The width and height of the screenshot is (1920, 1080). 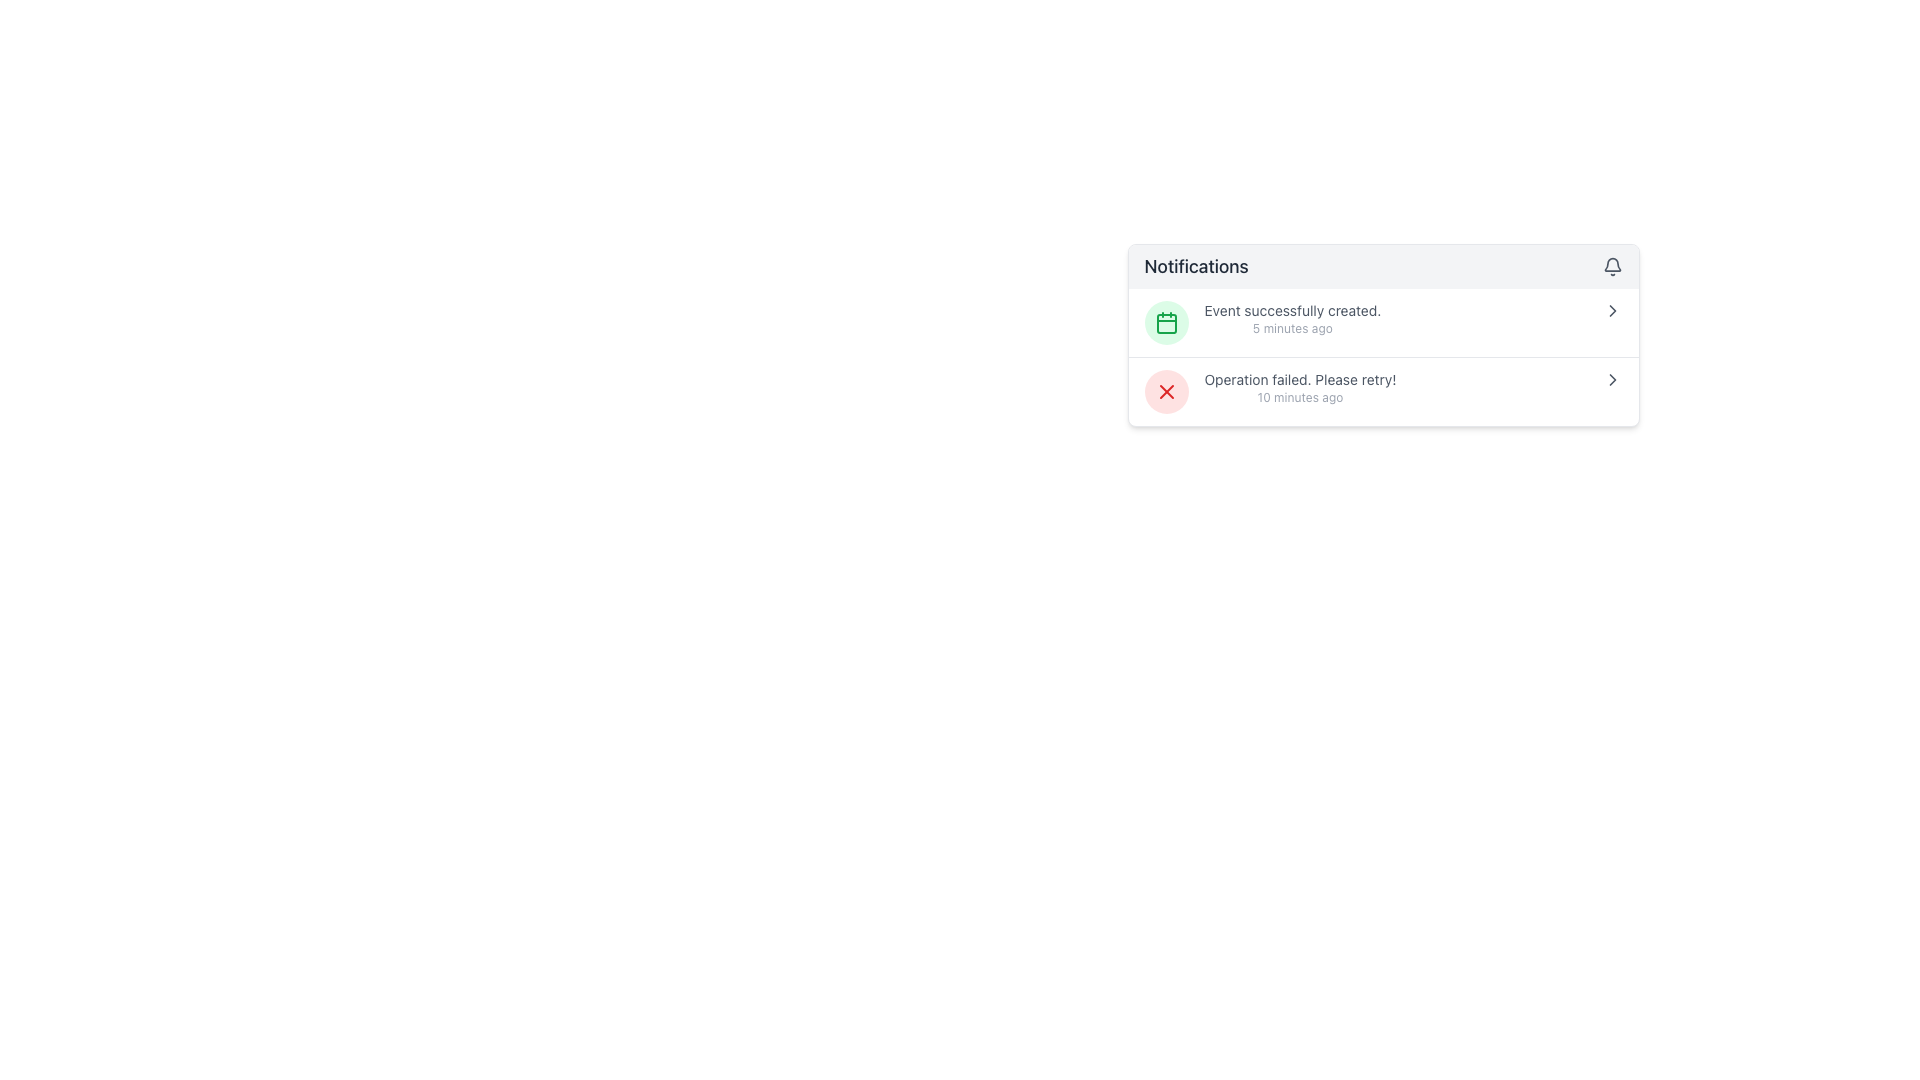 I want to click on the static text label that provides the timestamp for the notification, located directly below the message 'Operation failed. Please retry!' in the notification panel, so click(x=1300, y=397).